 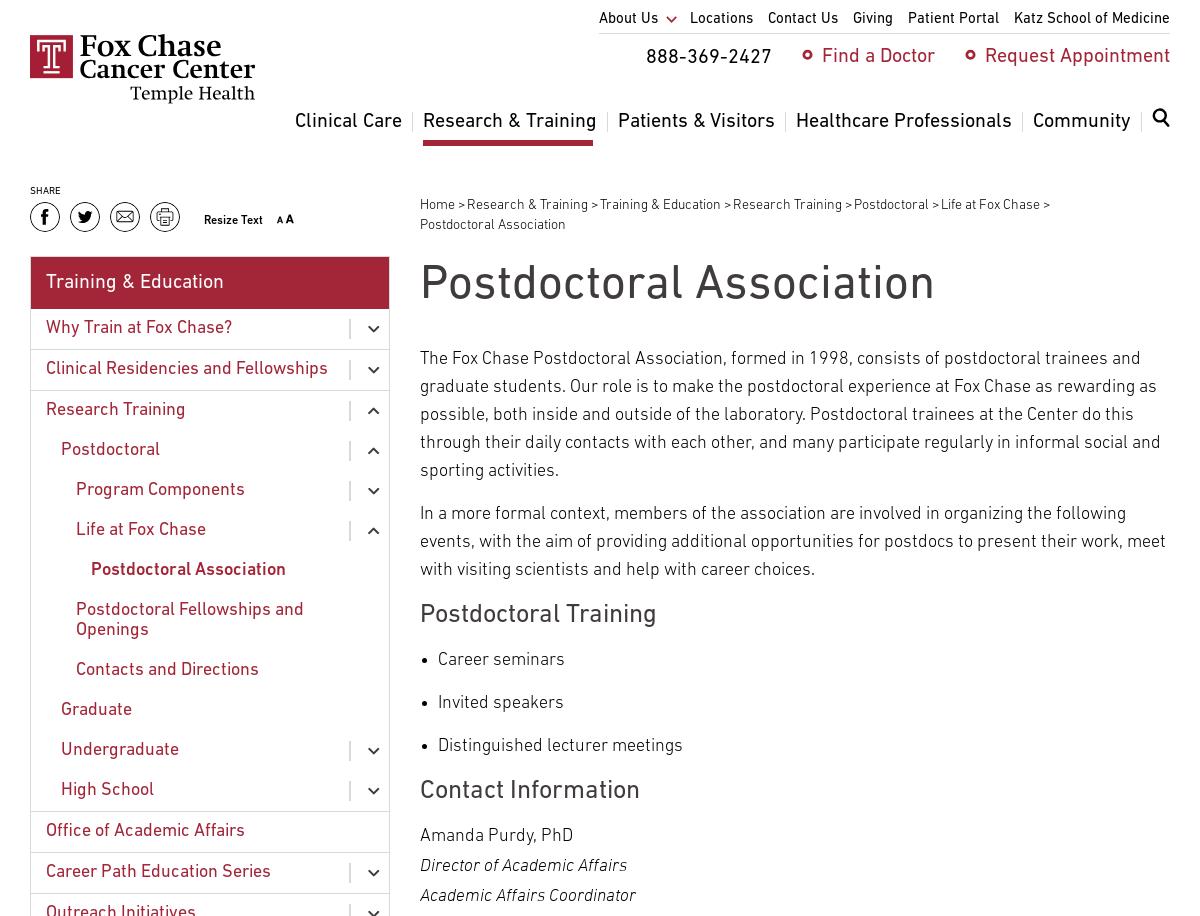 I want to click on 'Office of Academic Affairs', so click(x=145, y=830).